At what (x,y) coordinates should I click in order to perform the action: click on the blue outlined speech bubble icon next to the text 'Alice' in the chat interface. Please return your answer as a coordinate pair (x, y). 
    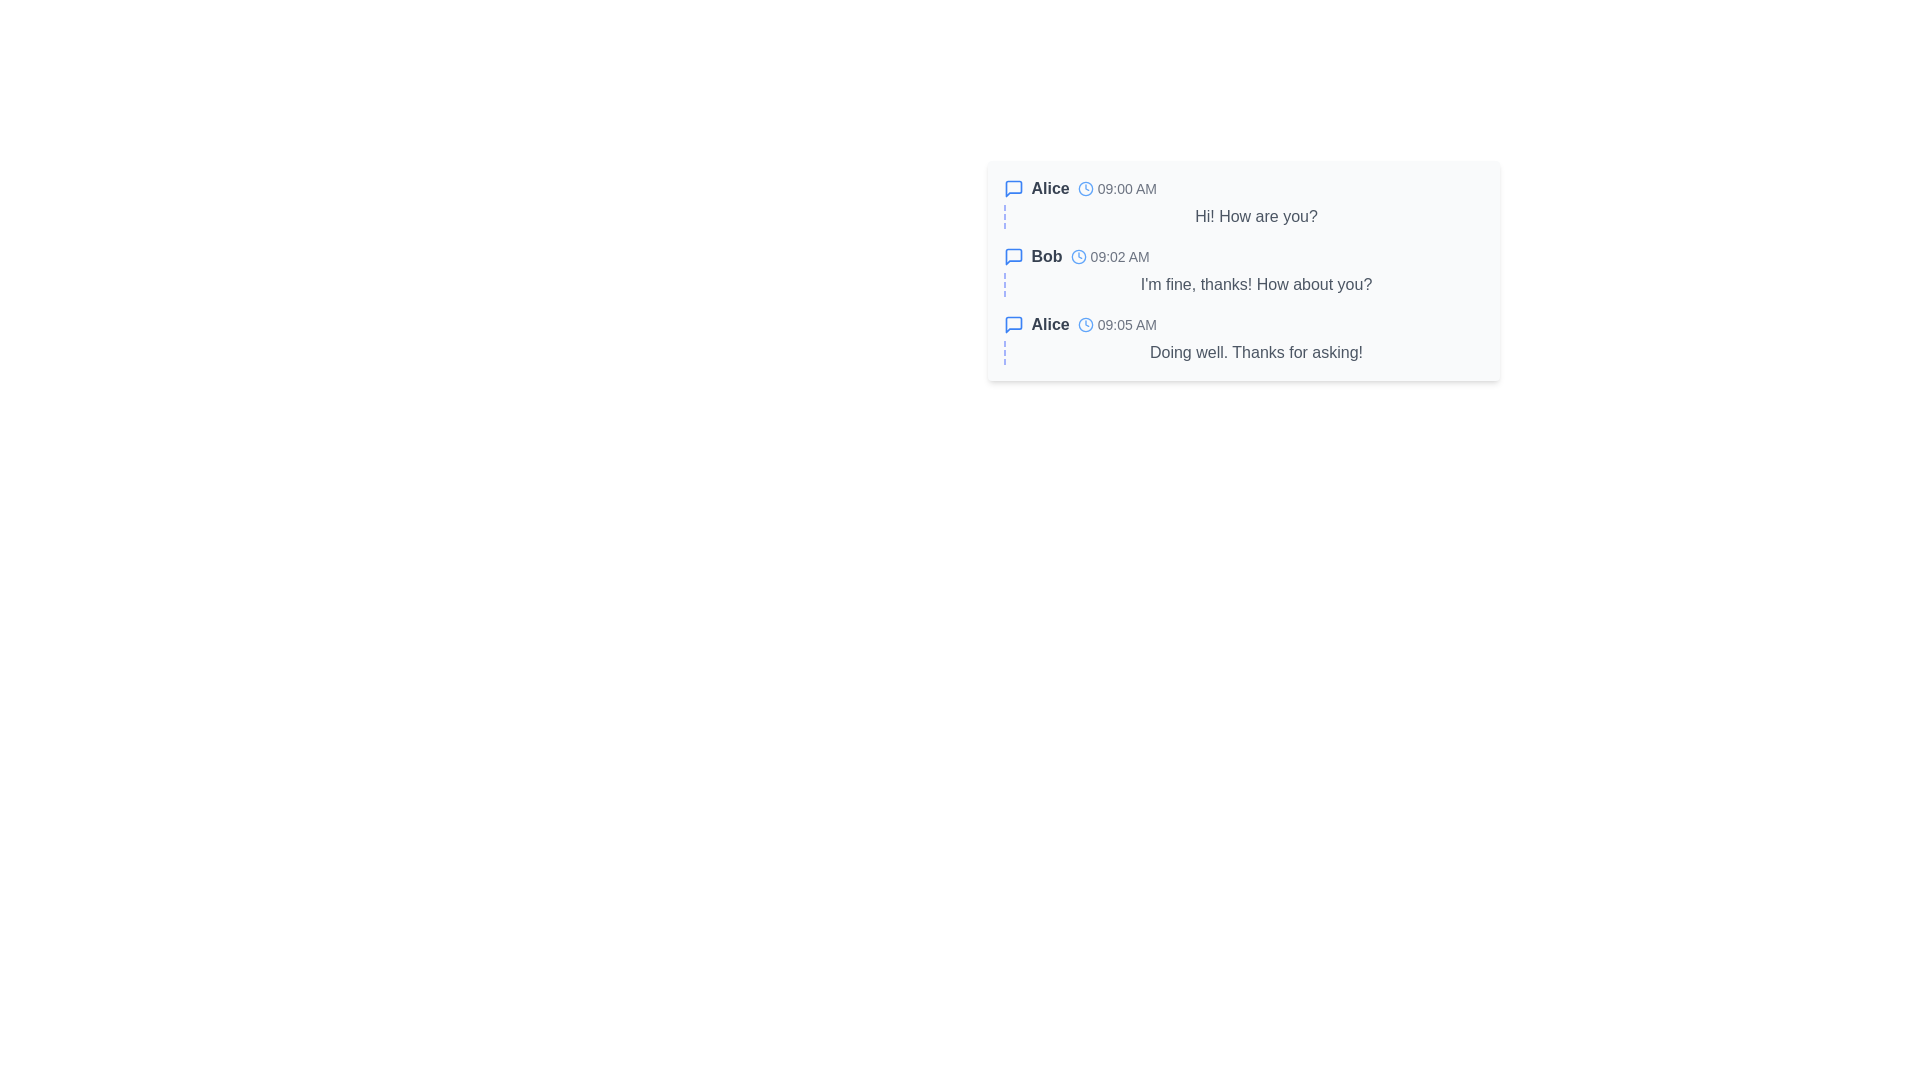
    Looking at the image, I should click on (1013, 323).